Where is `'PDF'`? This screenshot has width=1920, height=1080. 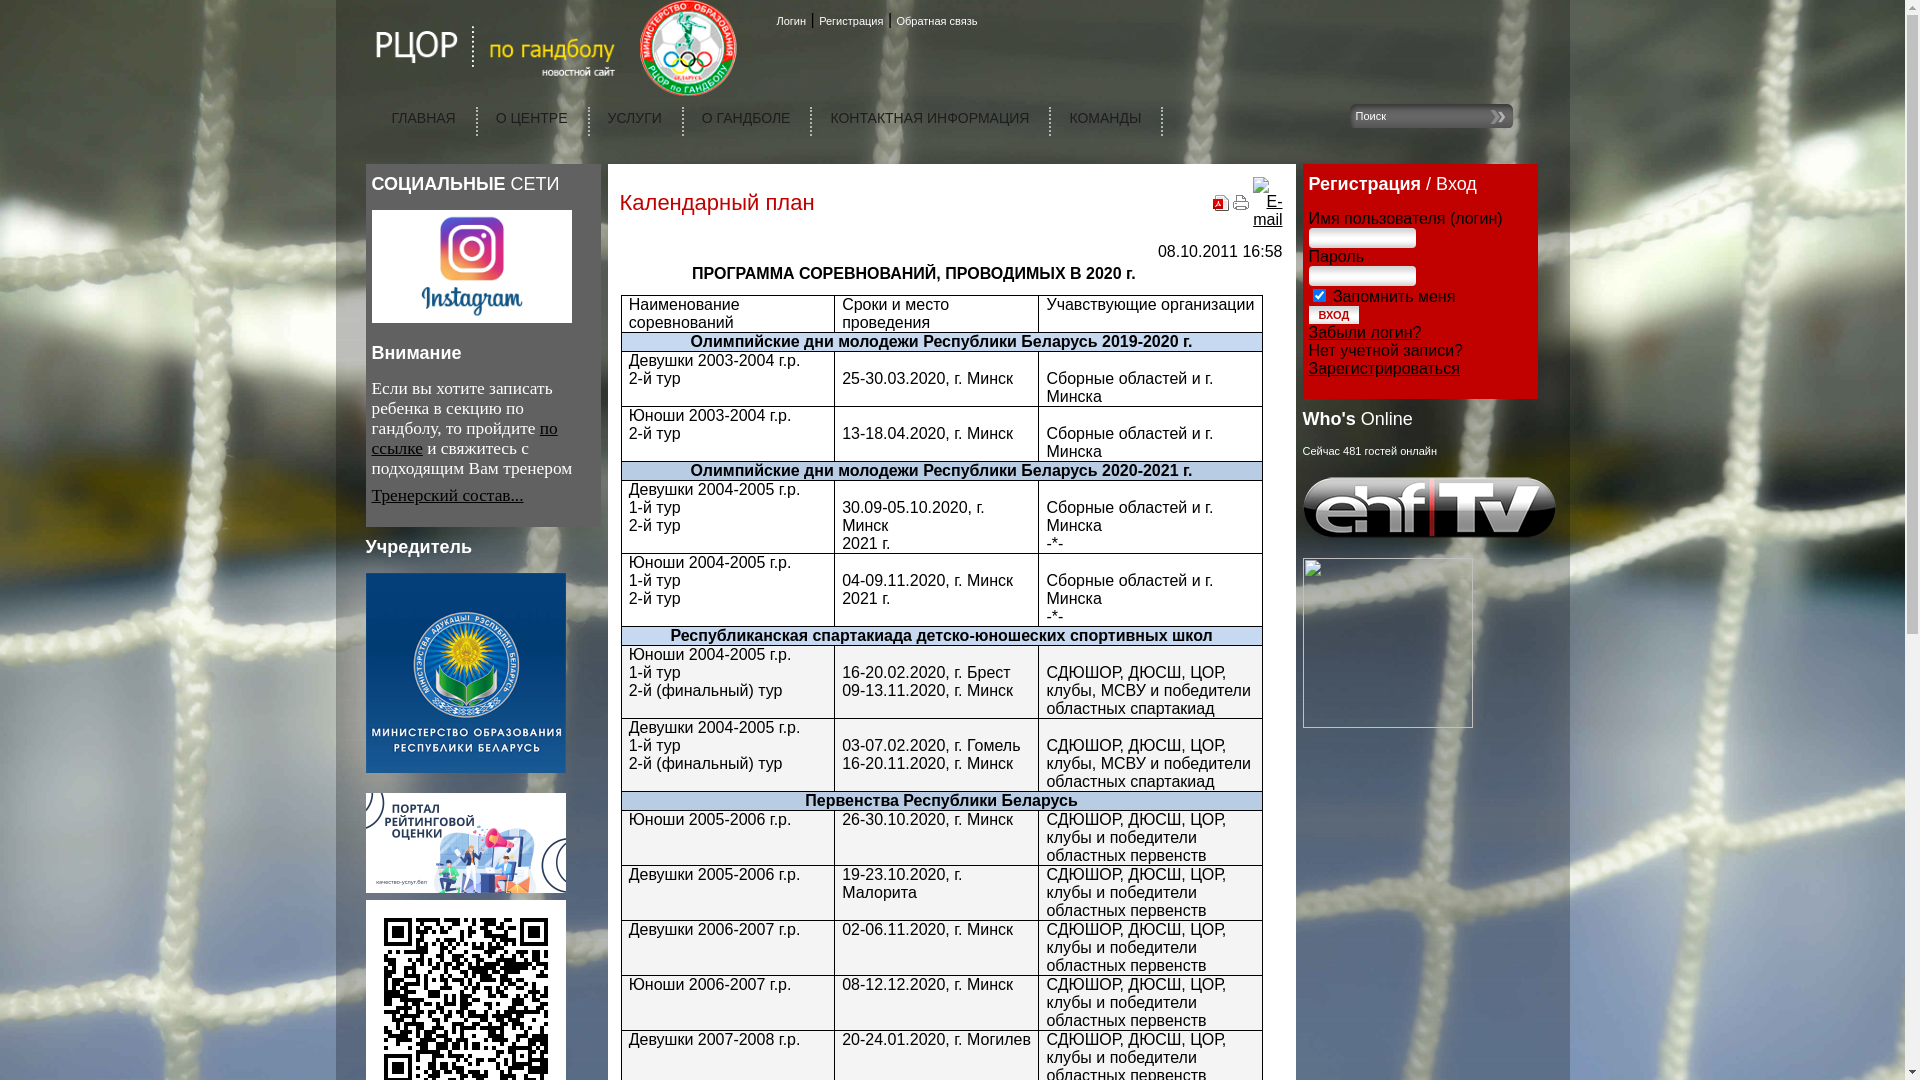 'PDF' is located at coordinates (1219, 205).